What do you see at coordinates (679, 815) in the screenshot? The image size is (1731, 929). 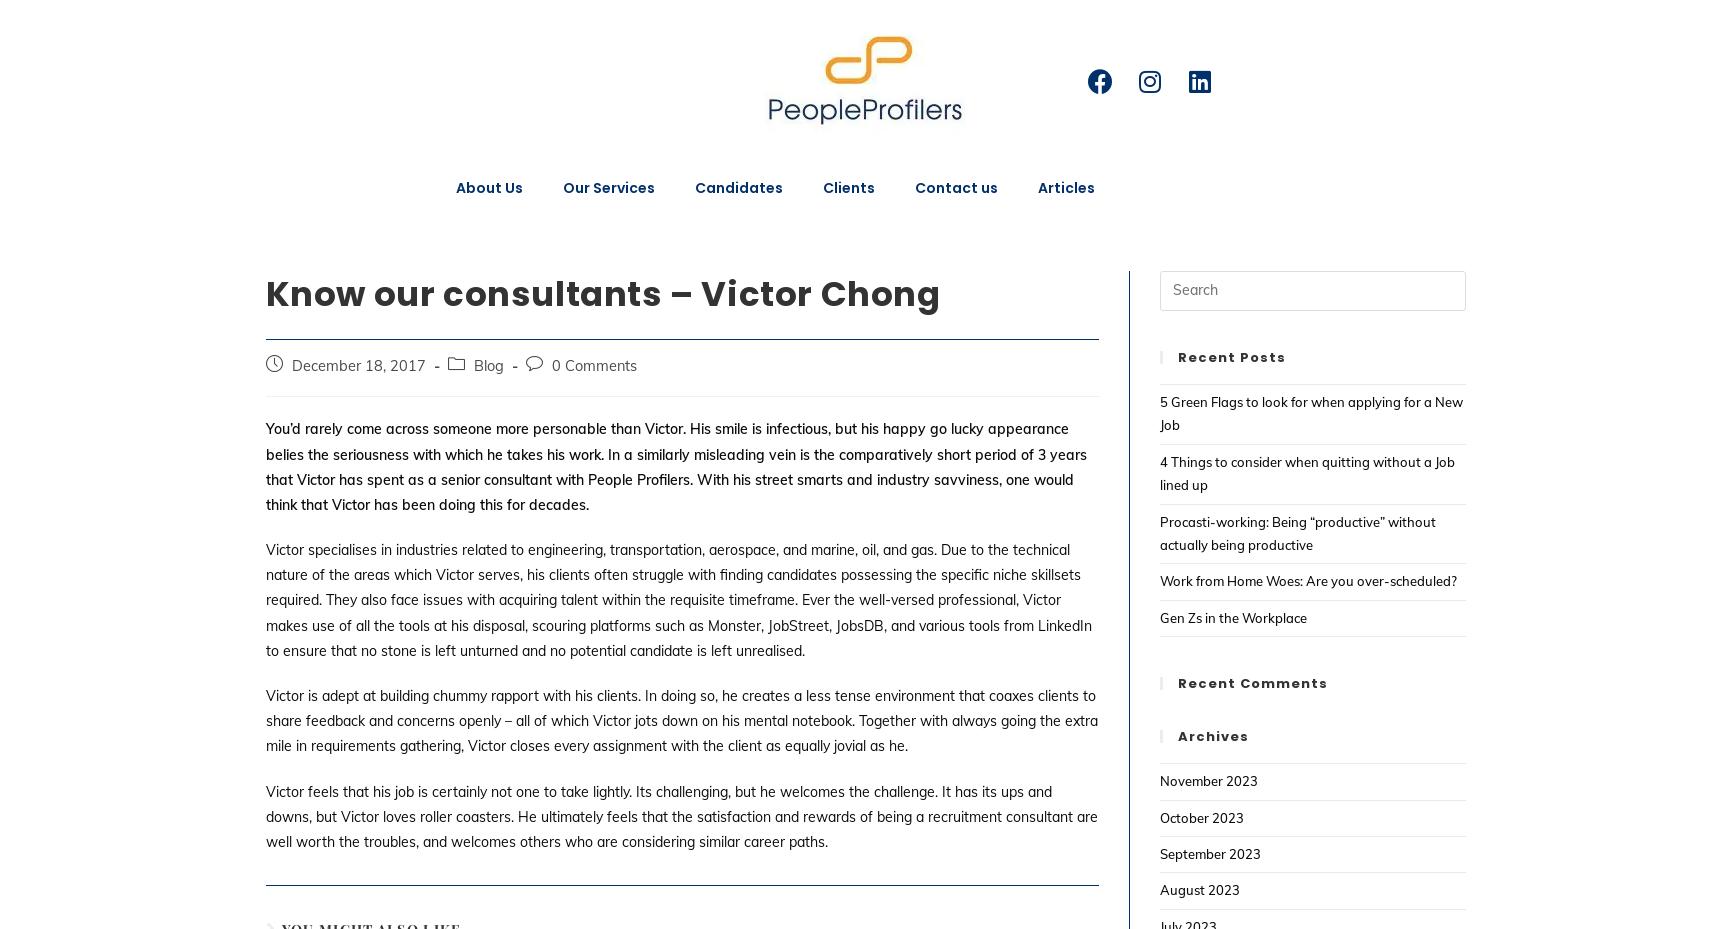 I see `'Victor feels that his job is certainly not one to take lightly. Its challenging, but he welcomes the challenge. It has its ups and downs, but Victor loves roller coasters. He ultimately feels that the satisfaction and rewards of being a recruitment consultant are well worth the troubles, and welcomes others who are considering similar career paths.'` at bounding box center [679, 815].